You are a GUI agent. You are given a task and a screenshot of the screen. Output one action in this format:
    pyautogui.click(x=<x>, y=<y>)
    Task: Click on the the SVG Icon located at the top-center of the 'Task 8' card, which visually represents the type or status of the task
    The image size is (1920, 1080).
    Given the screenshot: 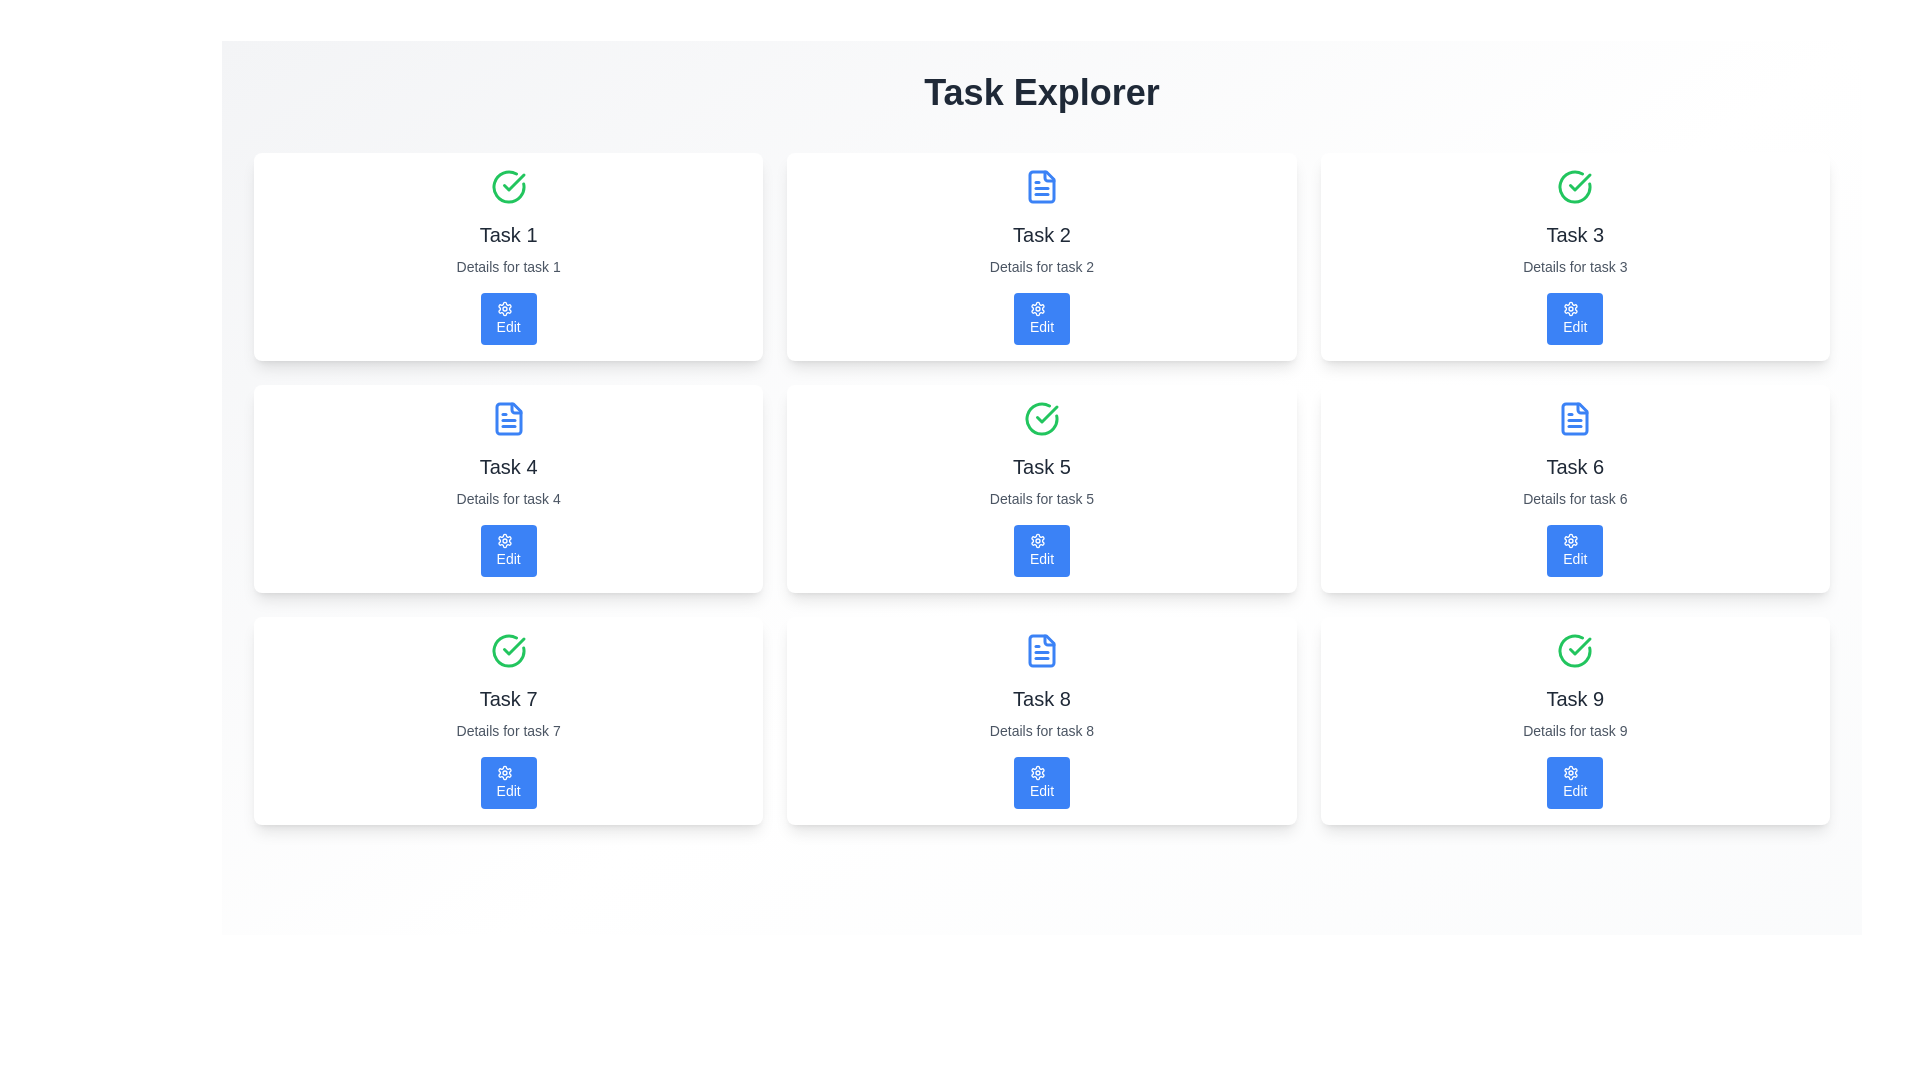 What is the action you would take?
    pyautogui.click(x=1040, y=651)
    